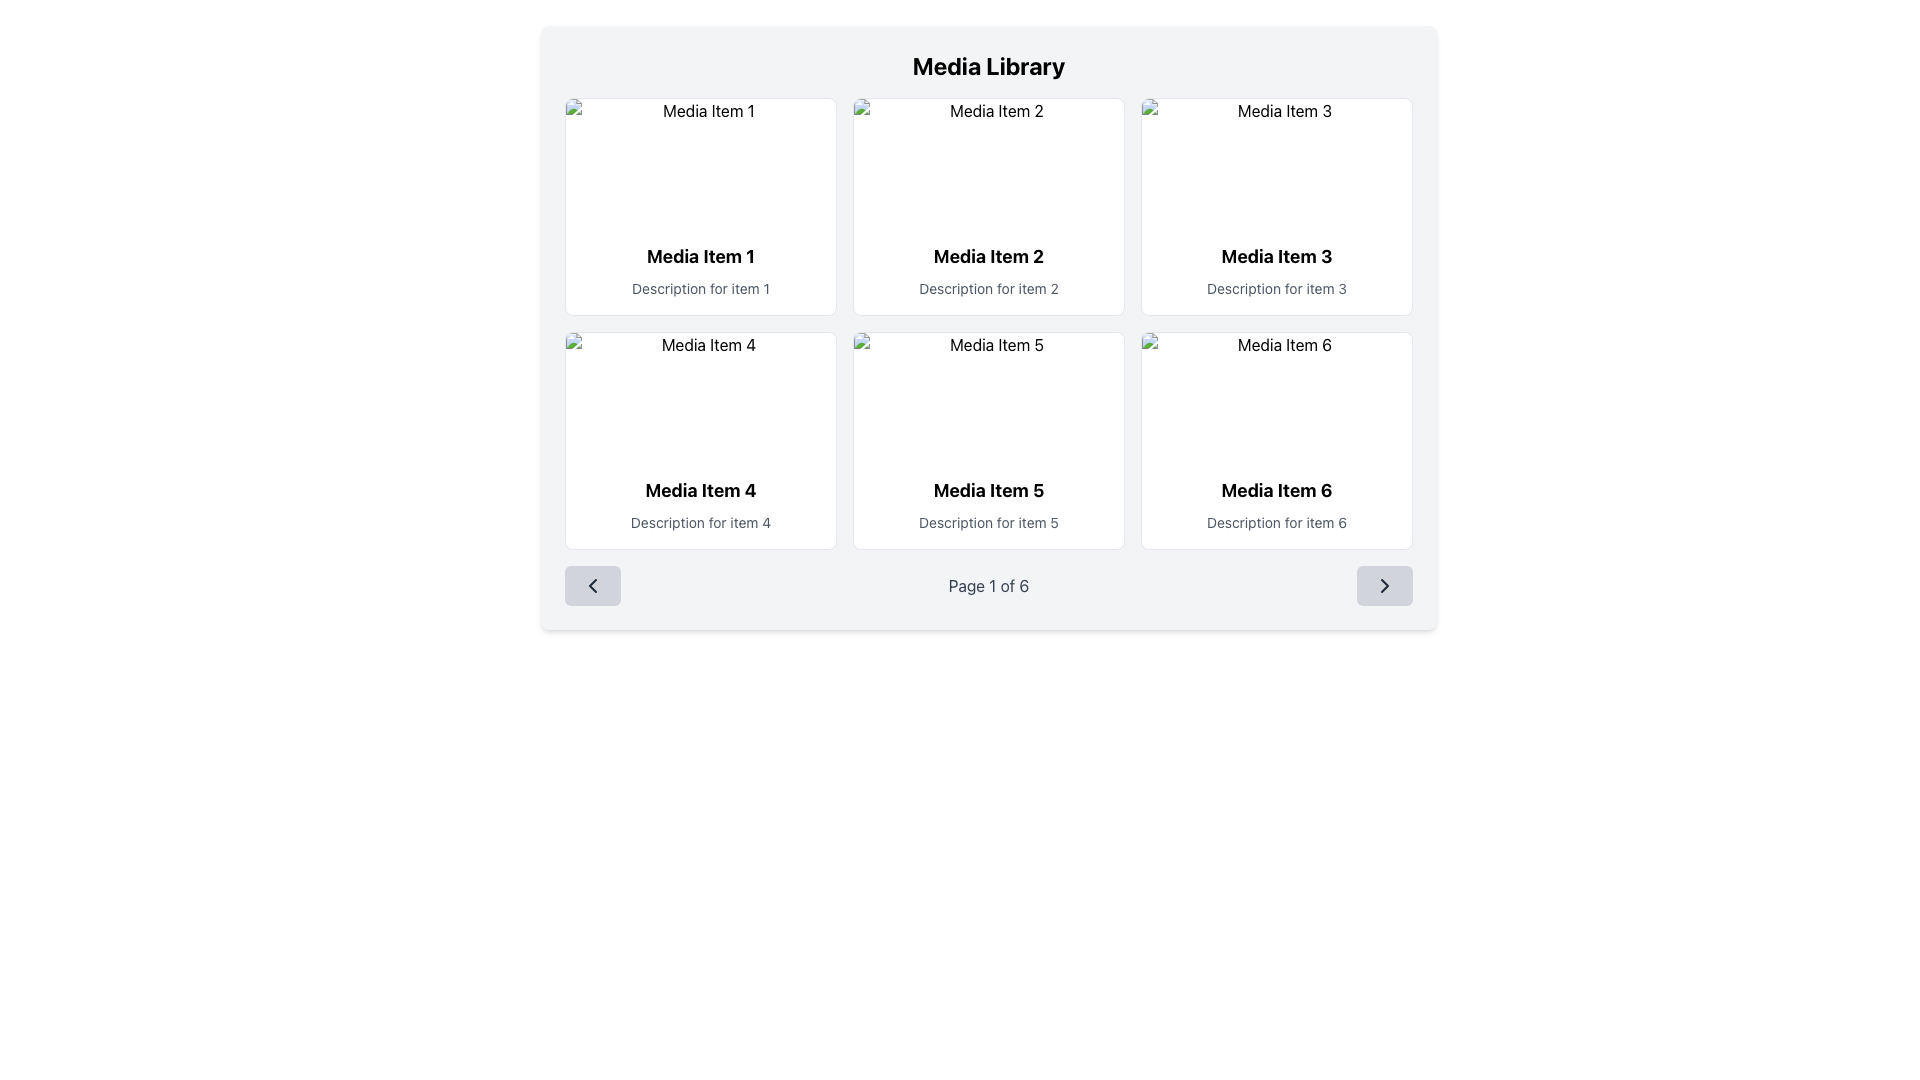  I want to click on text content of the heading label that serves as the title for the third media card in the first row of the media library layout, so click(1275, 256).